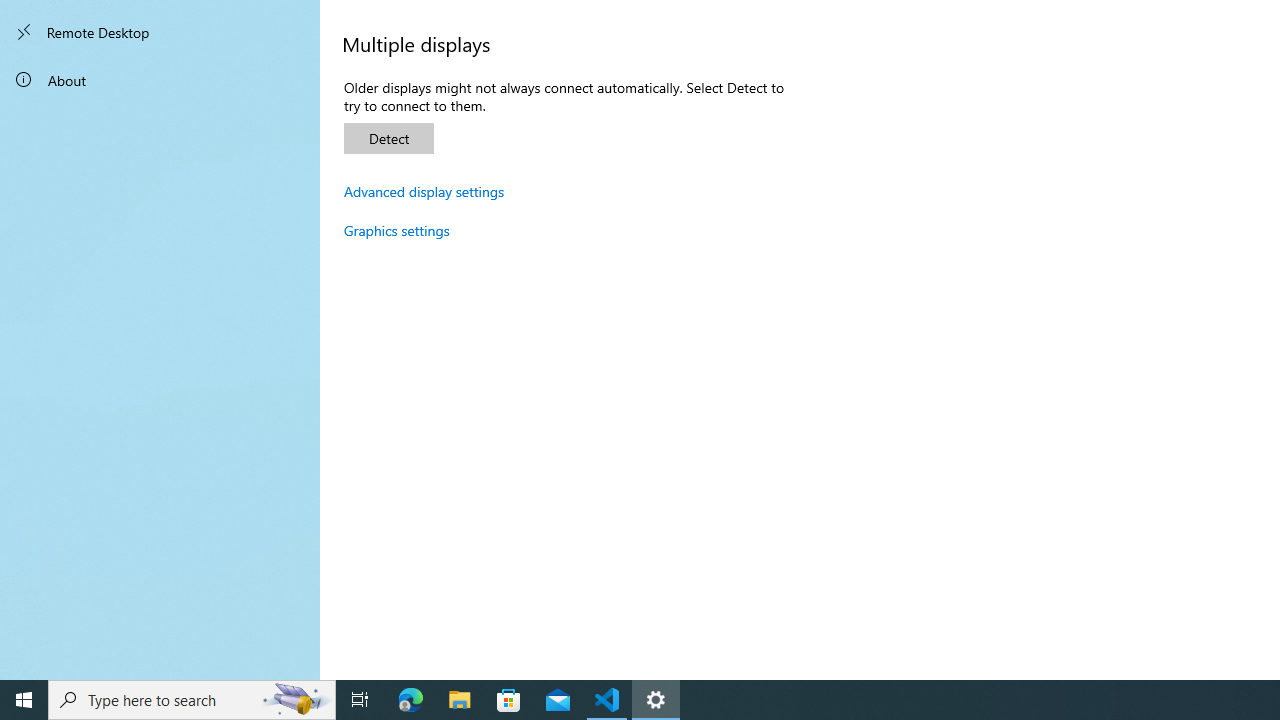 The image size is (1280, 720). Describe the element at coordinates (423, 191) in the screenshot. I see `'Advanced display settings'` at that location.